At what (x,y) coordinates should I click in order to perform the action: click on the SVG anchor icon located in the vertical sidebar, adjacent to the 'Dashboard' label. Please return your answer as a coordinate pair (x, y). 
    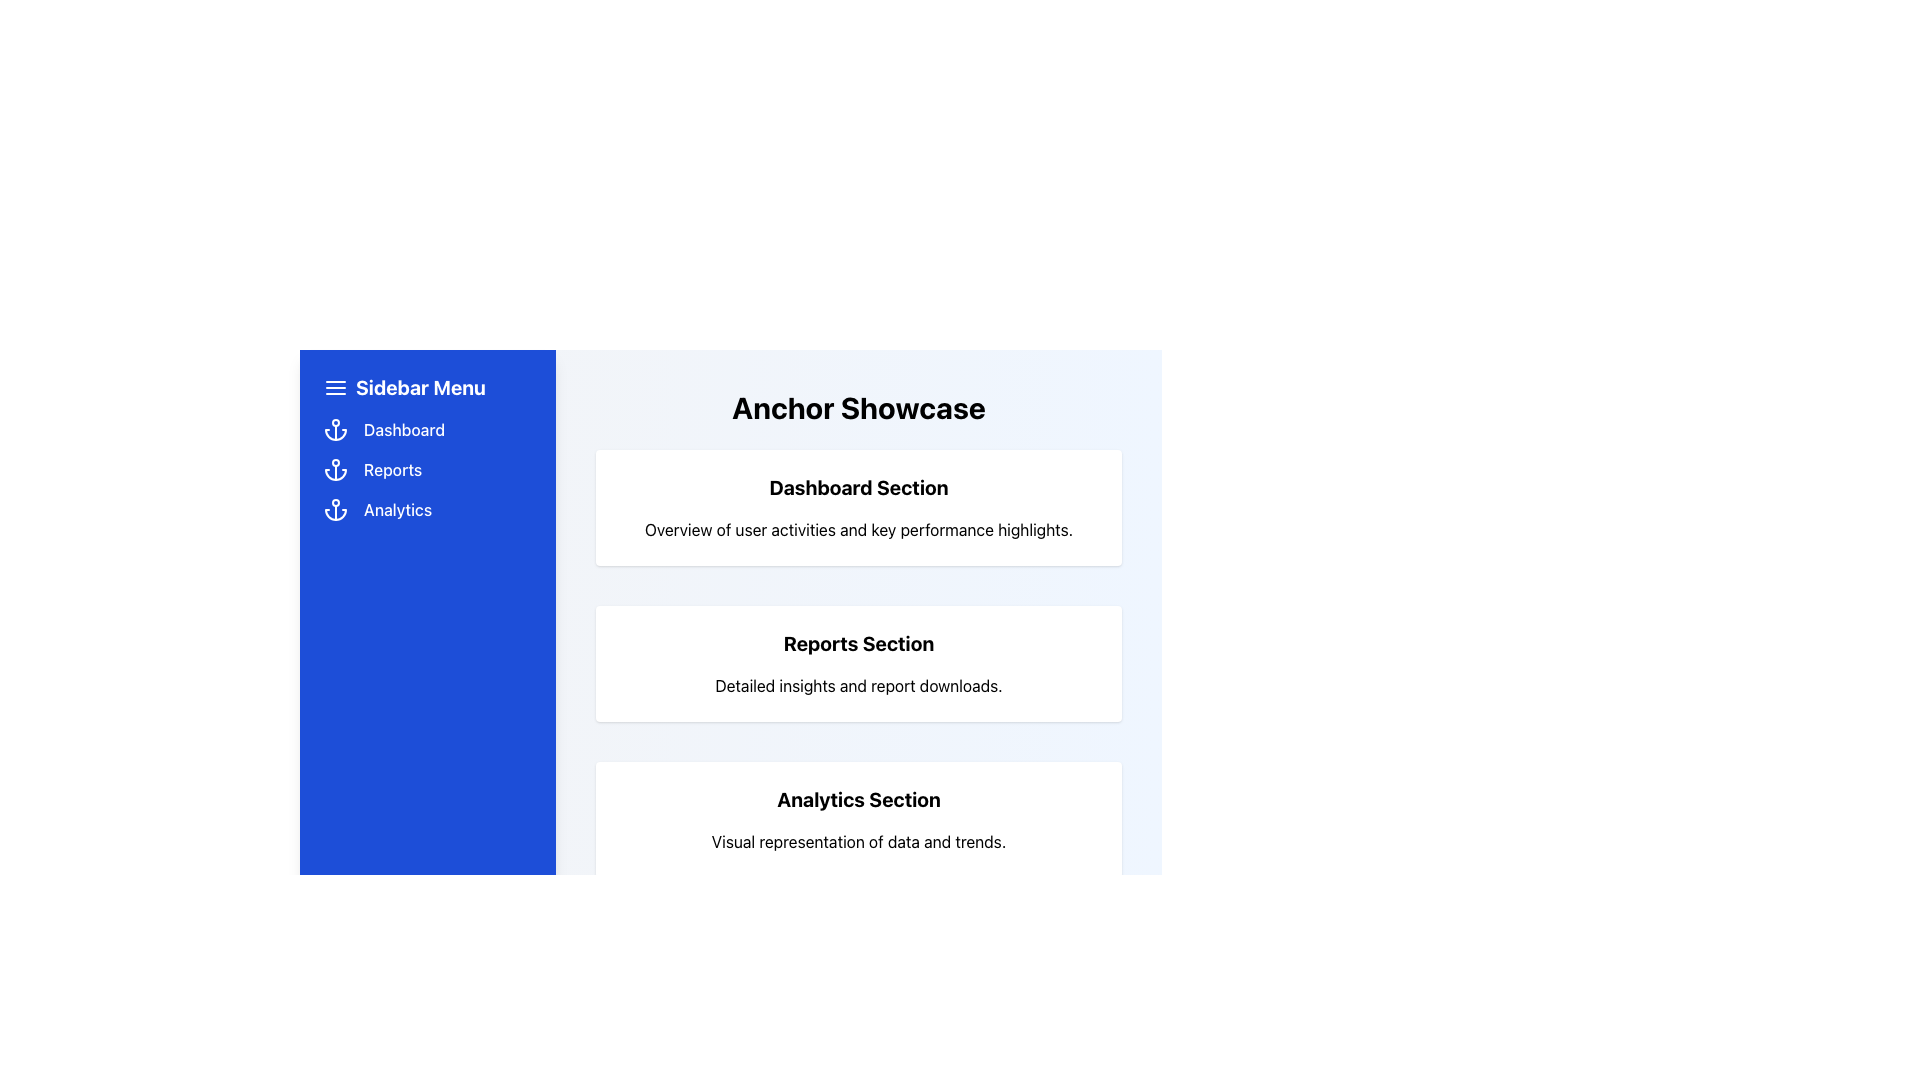
    Looking at the image, I should click on (336, 428).